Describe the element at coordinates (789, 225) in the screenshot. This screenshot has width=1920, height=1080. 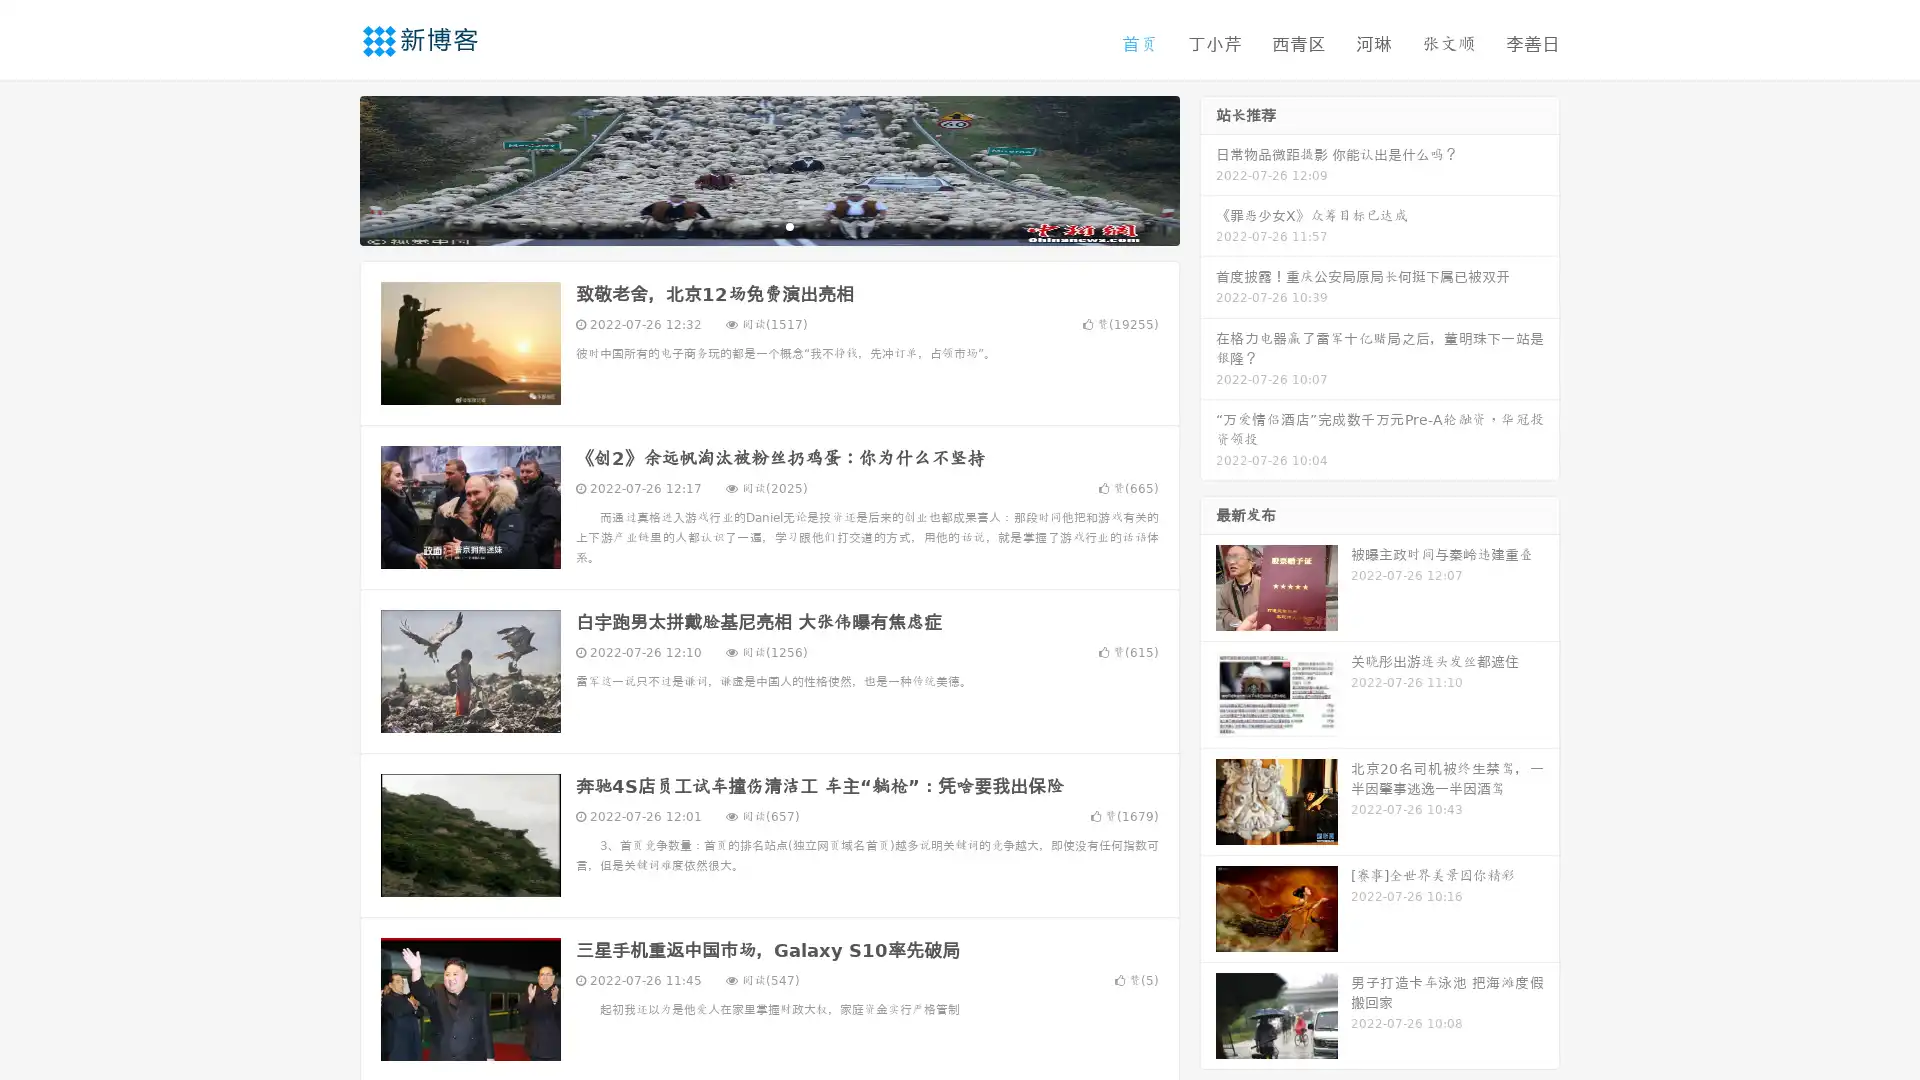
I see `Go to slide 3` at that location.